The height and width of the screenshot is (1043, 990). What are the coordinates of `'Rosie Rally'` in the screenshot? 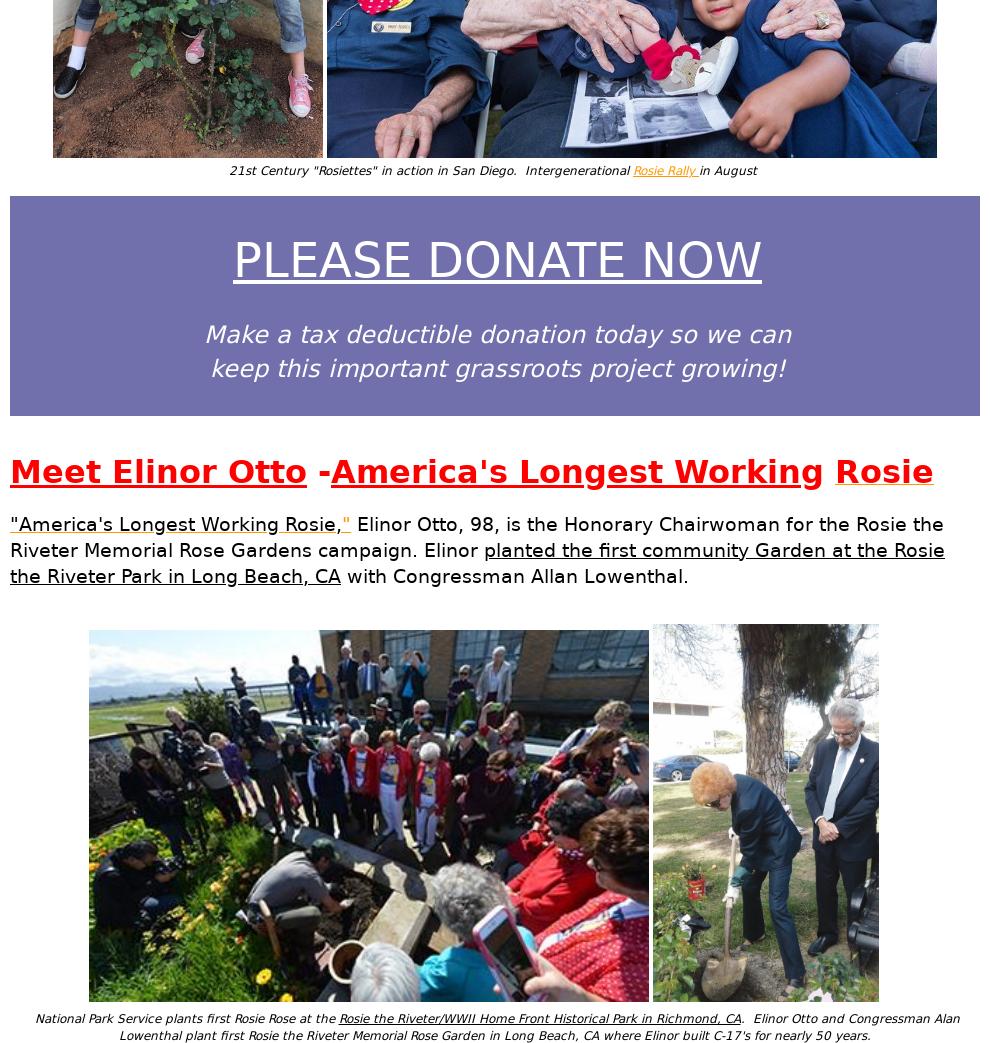 It's located at (665, 169).